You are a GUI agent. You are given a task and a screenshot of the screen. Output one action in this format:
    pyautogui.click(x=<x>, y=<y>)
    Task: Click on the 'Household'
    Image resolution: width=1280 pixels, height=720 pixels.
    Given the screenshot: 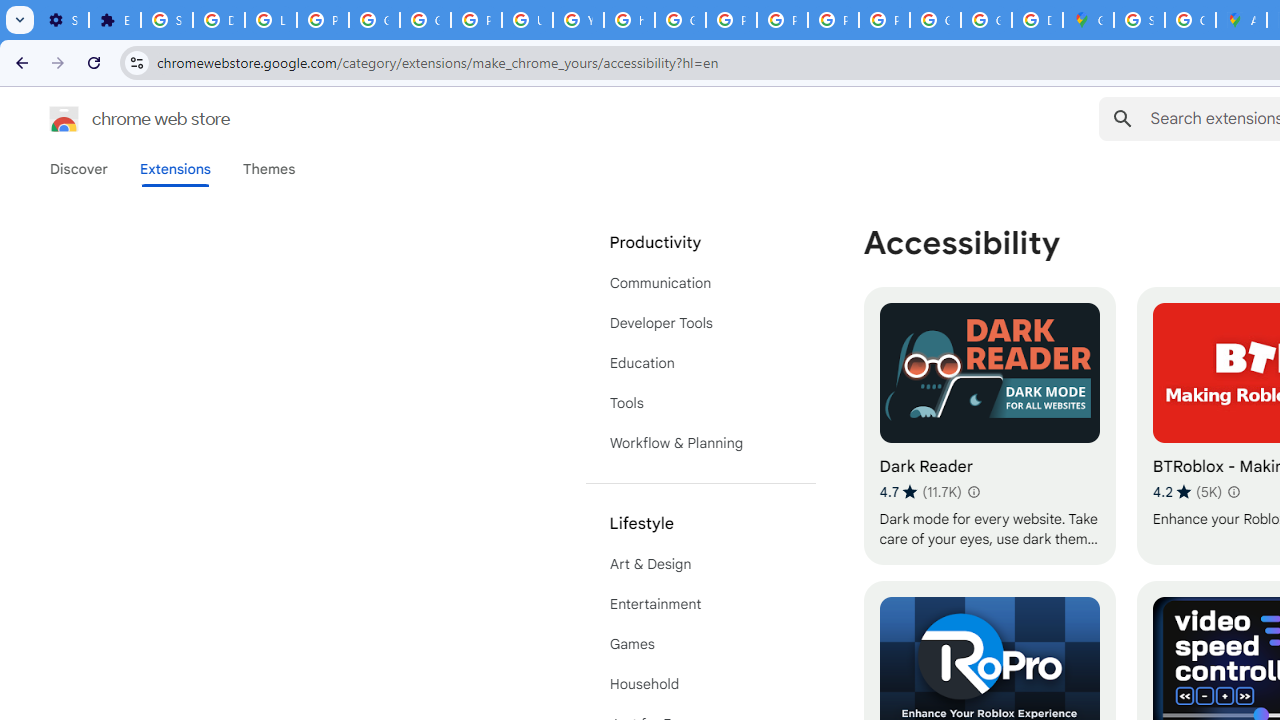 What is the action you would take?
    pyautogui.click(x=700, y=683)
    